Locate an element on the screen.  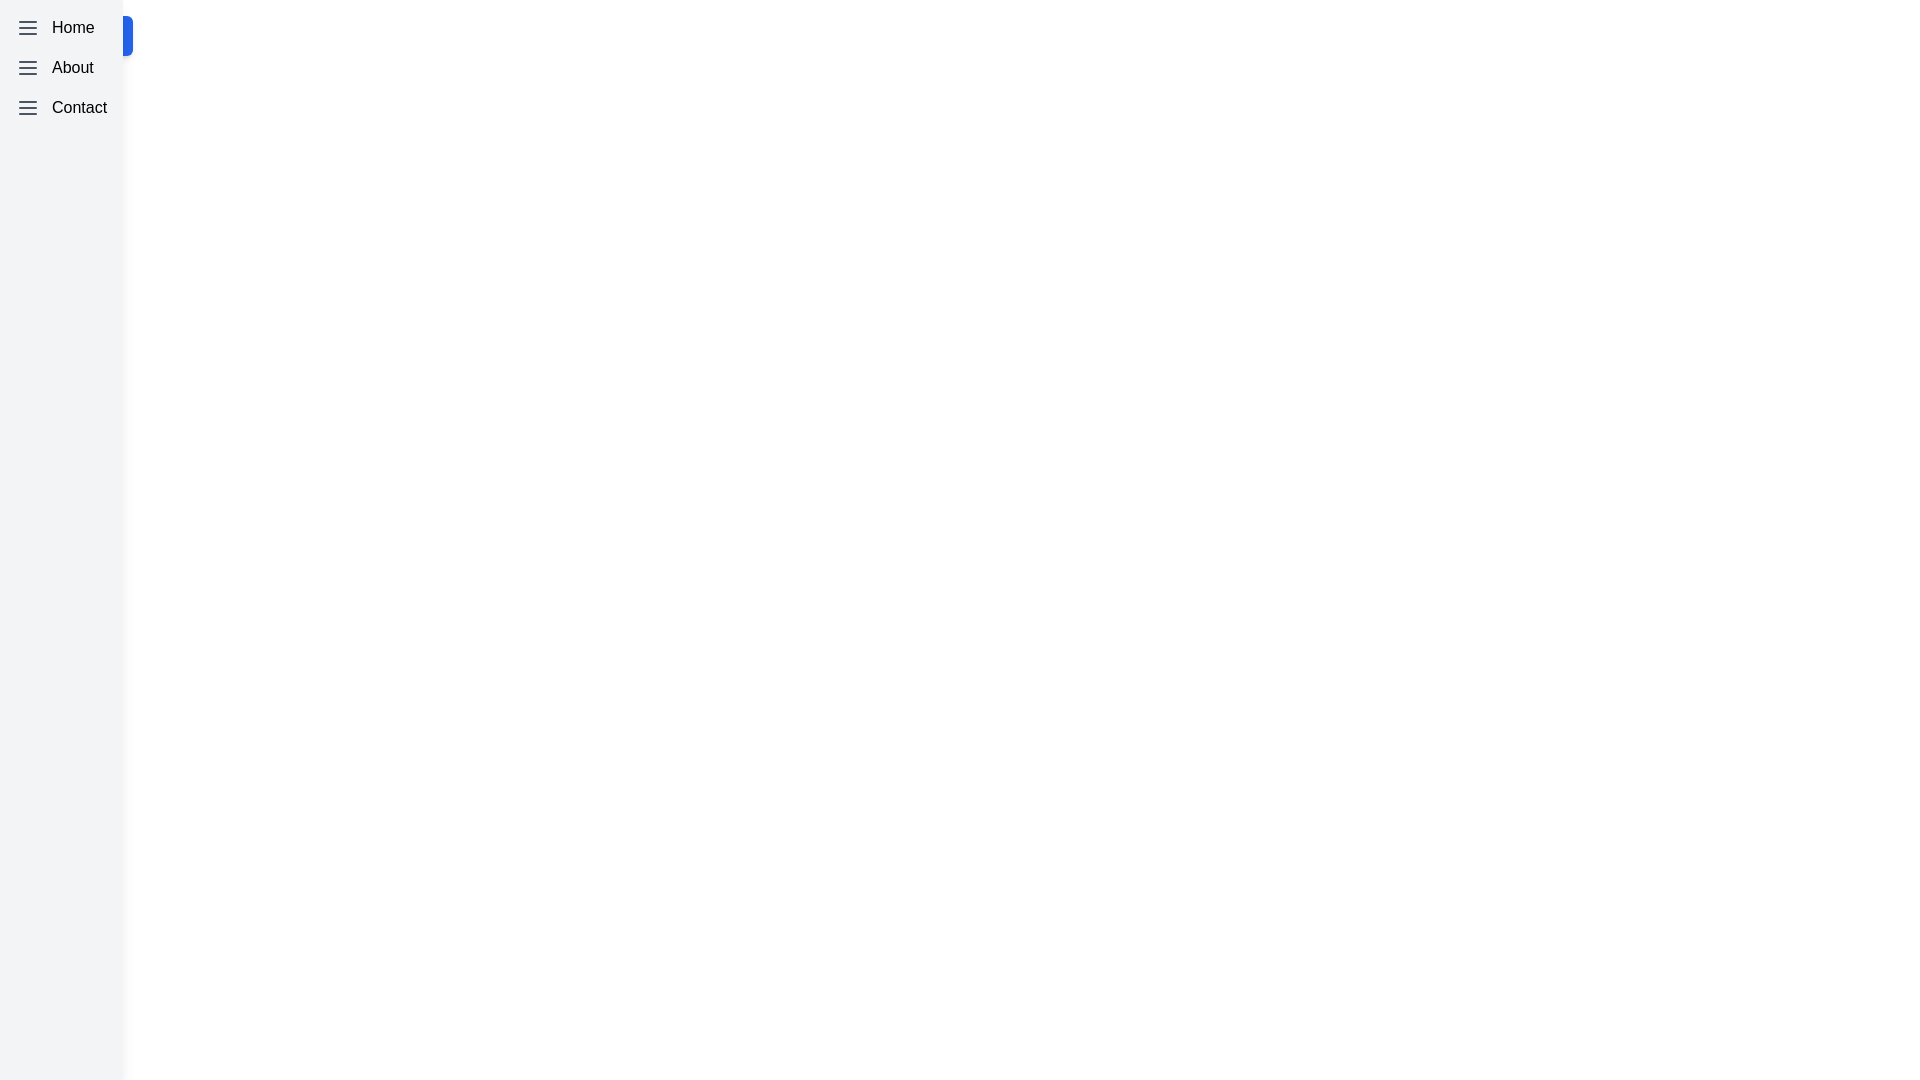
the Contact menu item to navigate is located at coordinates (61, 108).